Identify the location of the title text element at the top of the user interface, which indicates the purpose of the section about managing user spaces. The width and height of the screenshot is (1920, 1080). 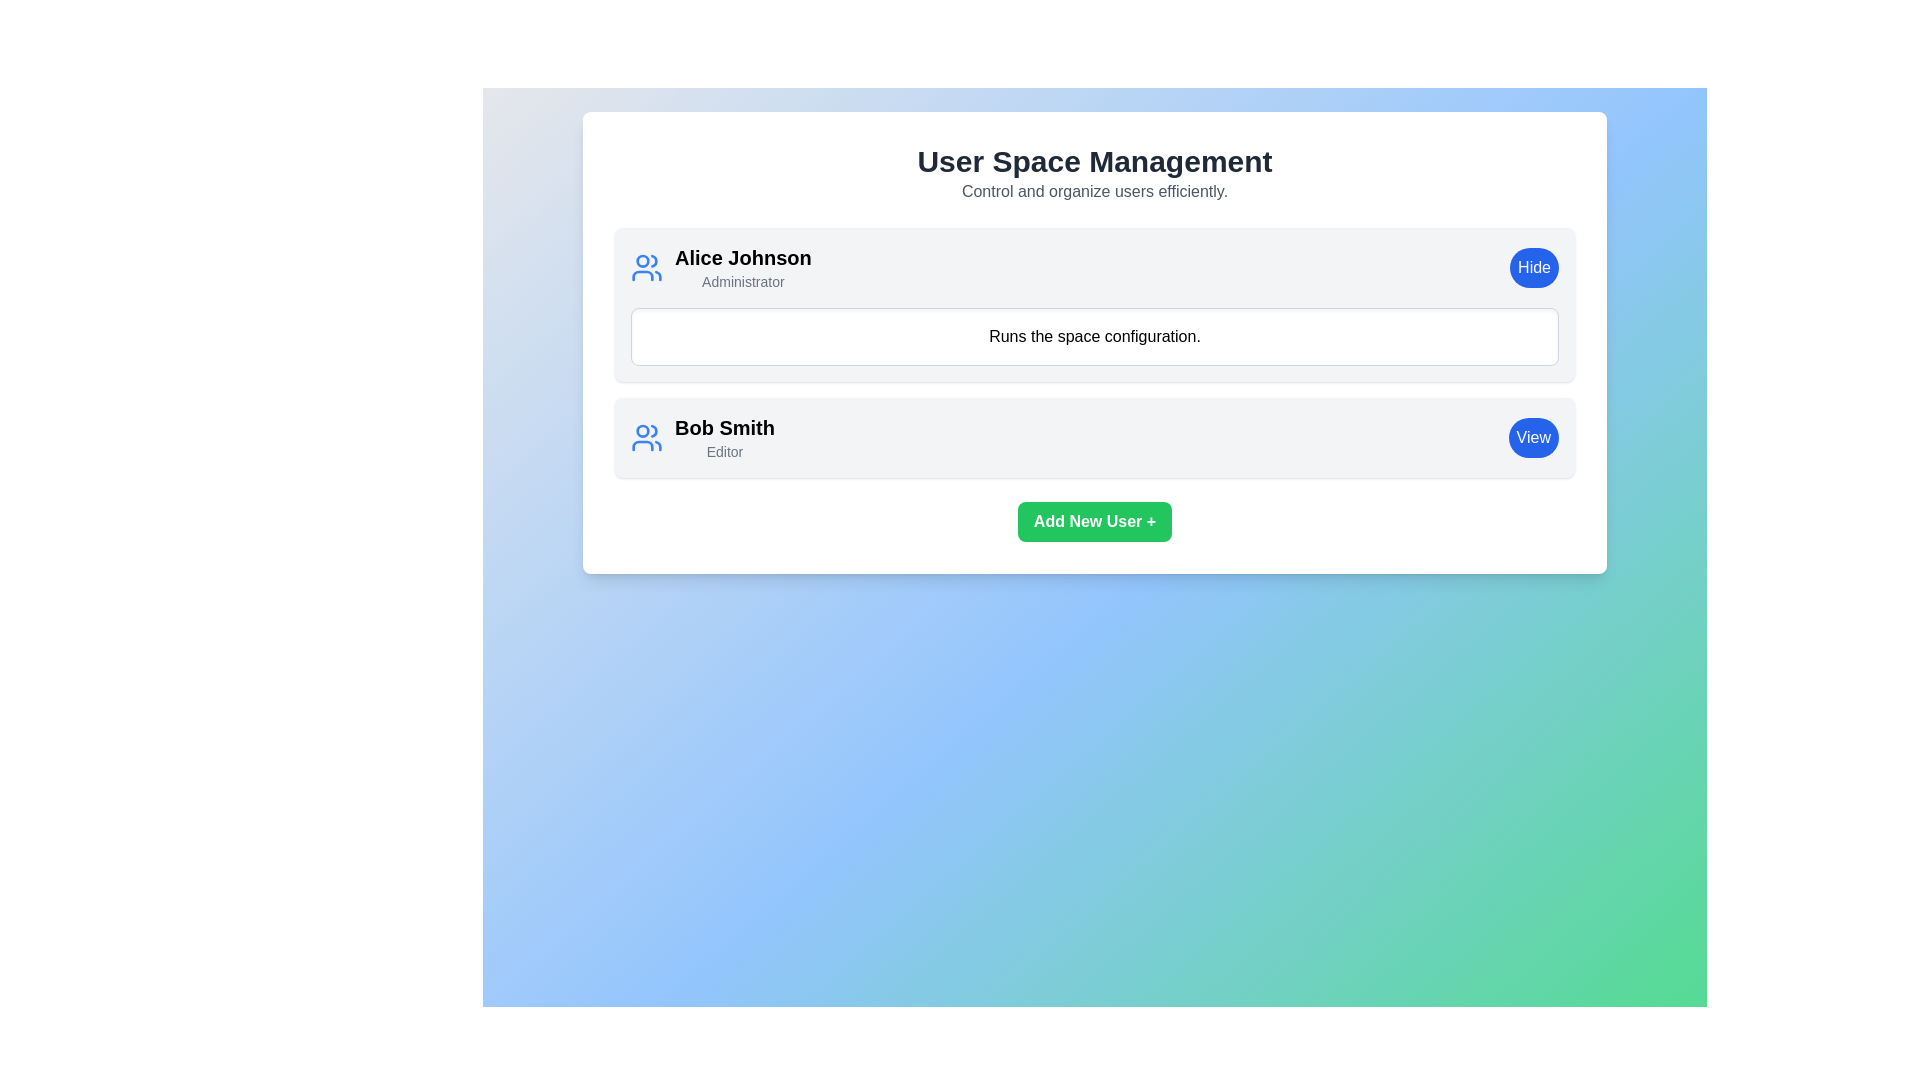
(1093, 161).